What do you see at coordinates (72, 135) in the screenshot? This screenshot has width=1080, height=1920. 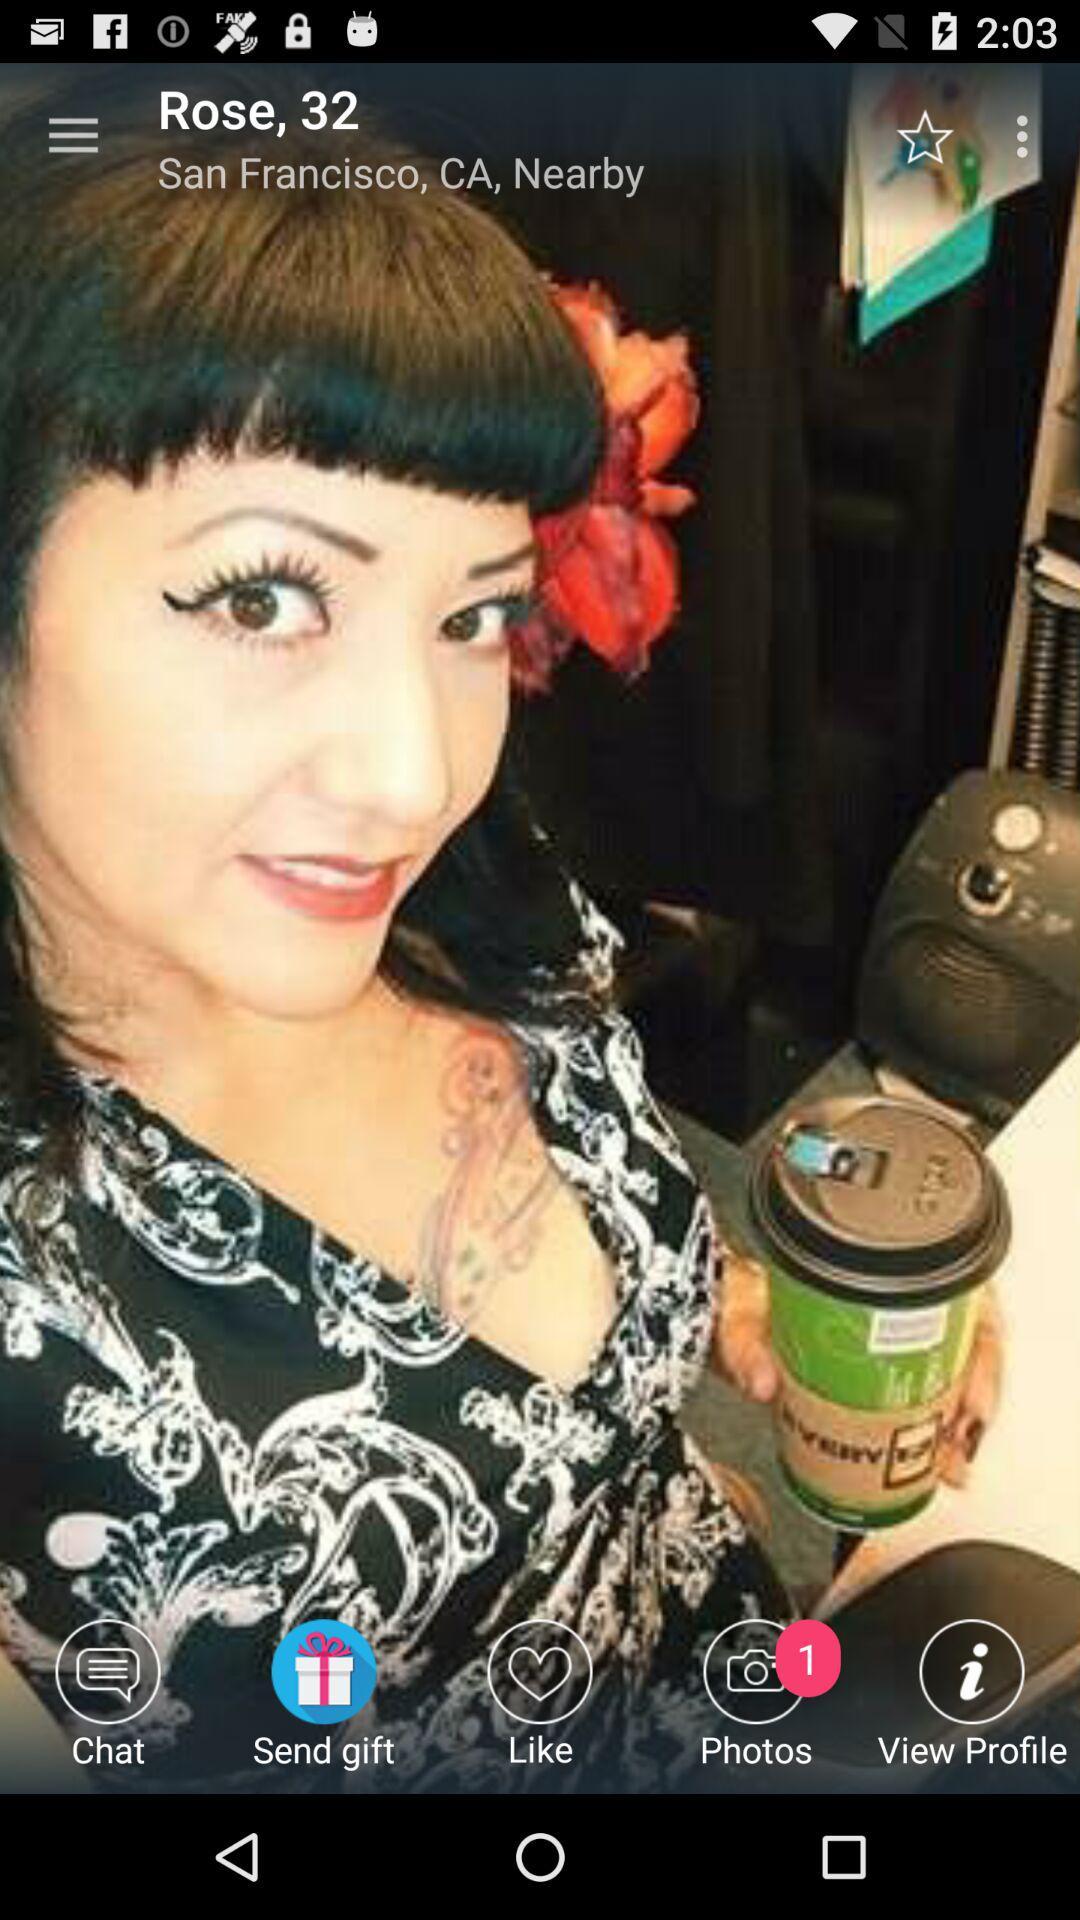 I see `item above chat` at bounding box center [72, 135].